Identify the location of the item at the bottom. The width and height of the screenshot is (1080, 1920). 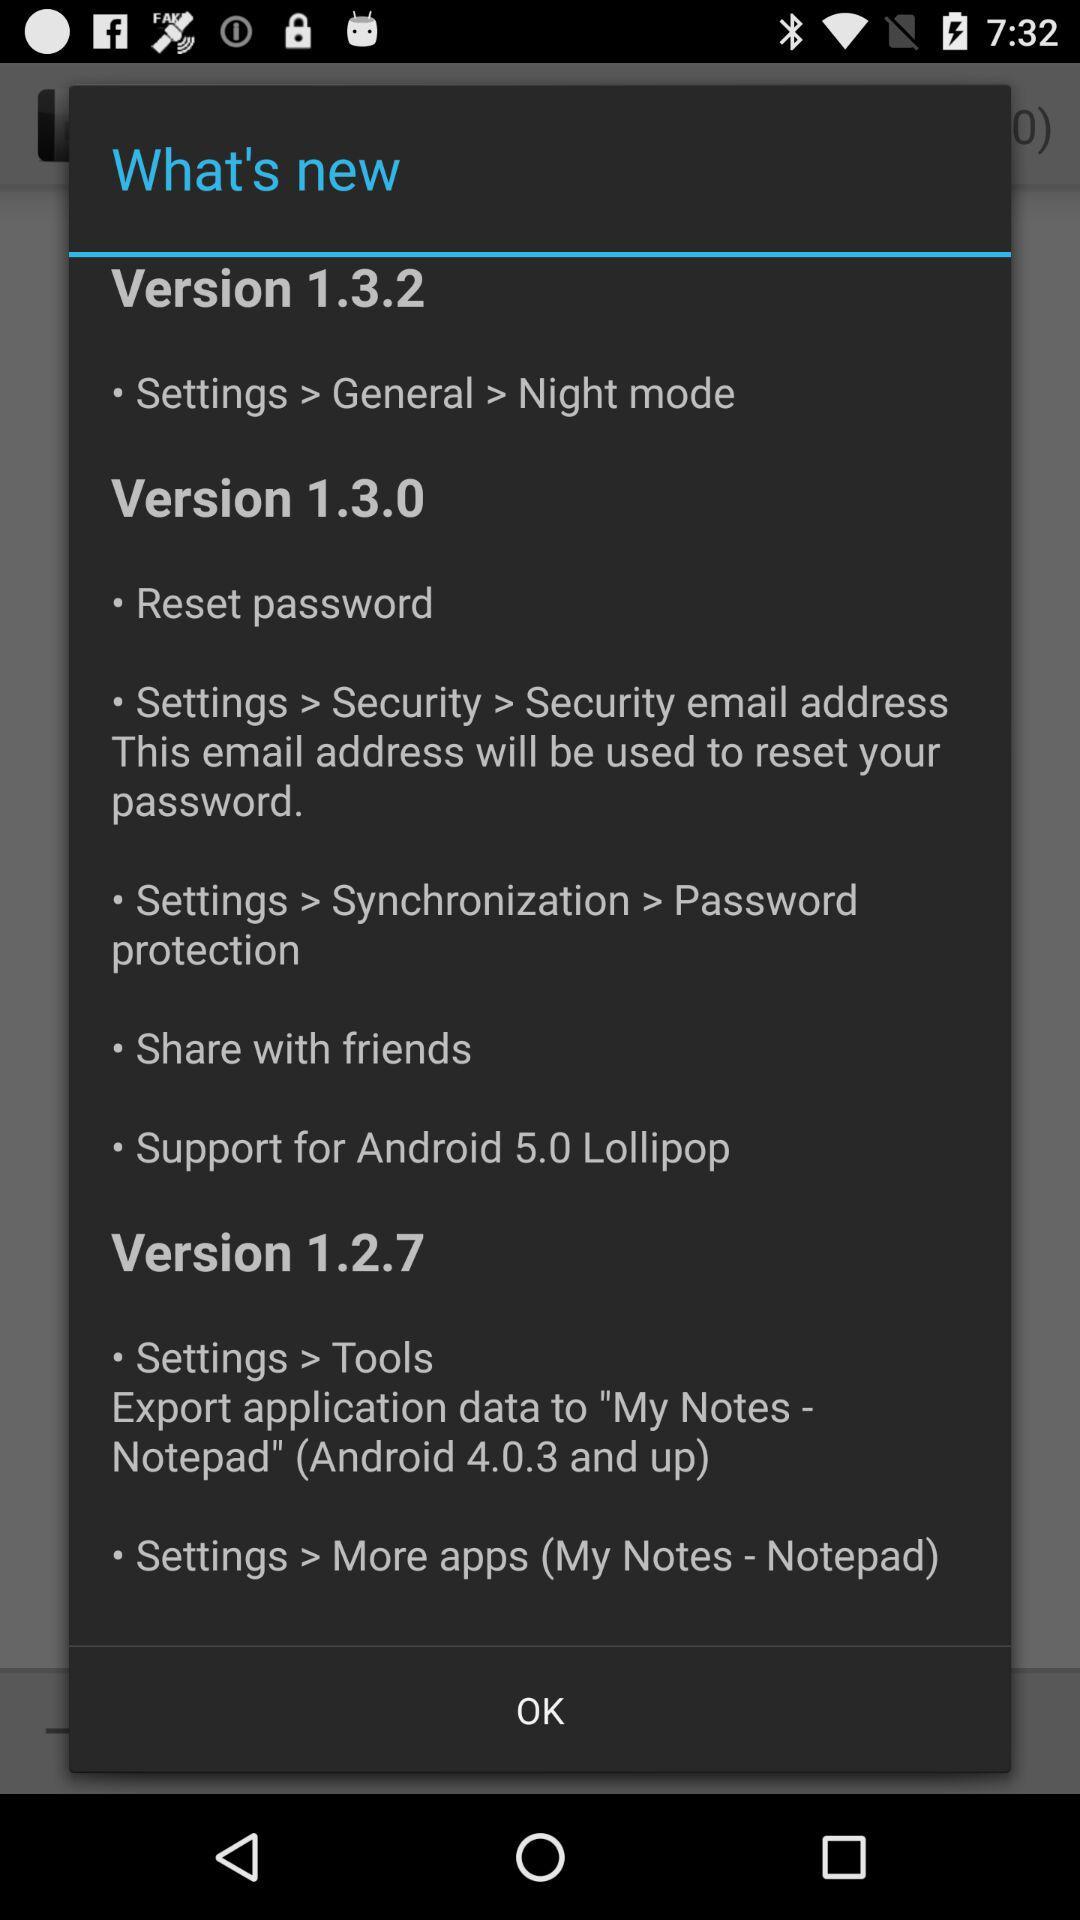
(540, 1708).